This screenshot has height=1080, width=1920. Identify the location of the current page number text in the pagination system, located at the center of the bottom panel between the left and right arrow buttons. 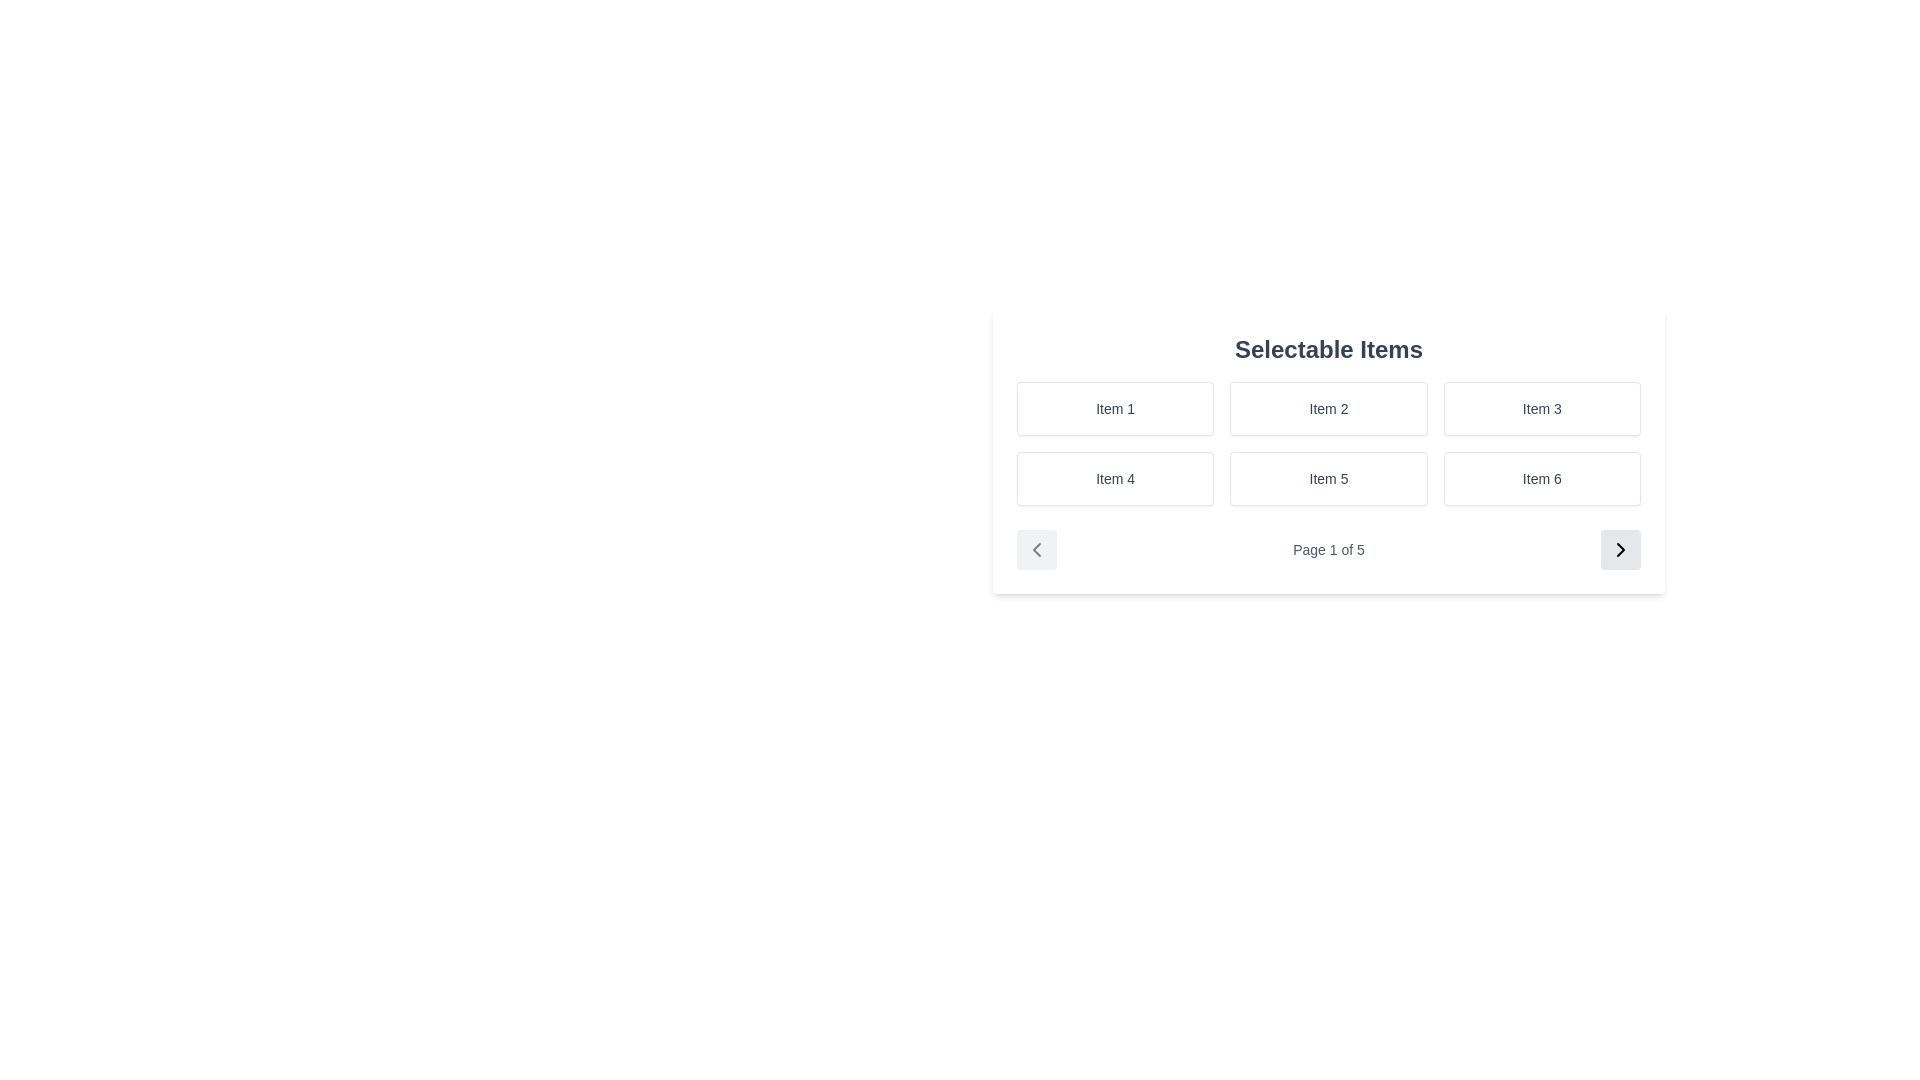
(1329, 550).